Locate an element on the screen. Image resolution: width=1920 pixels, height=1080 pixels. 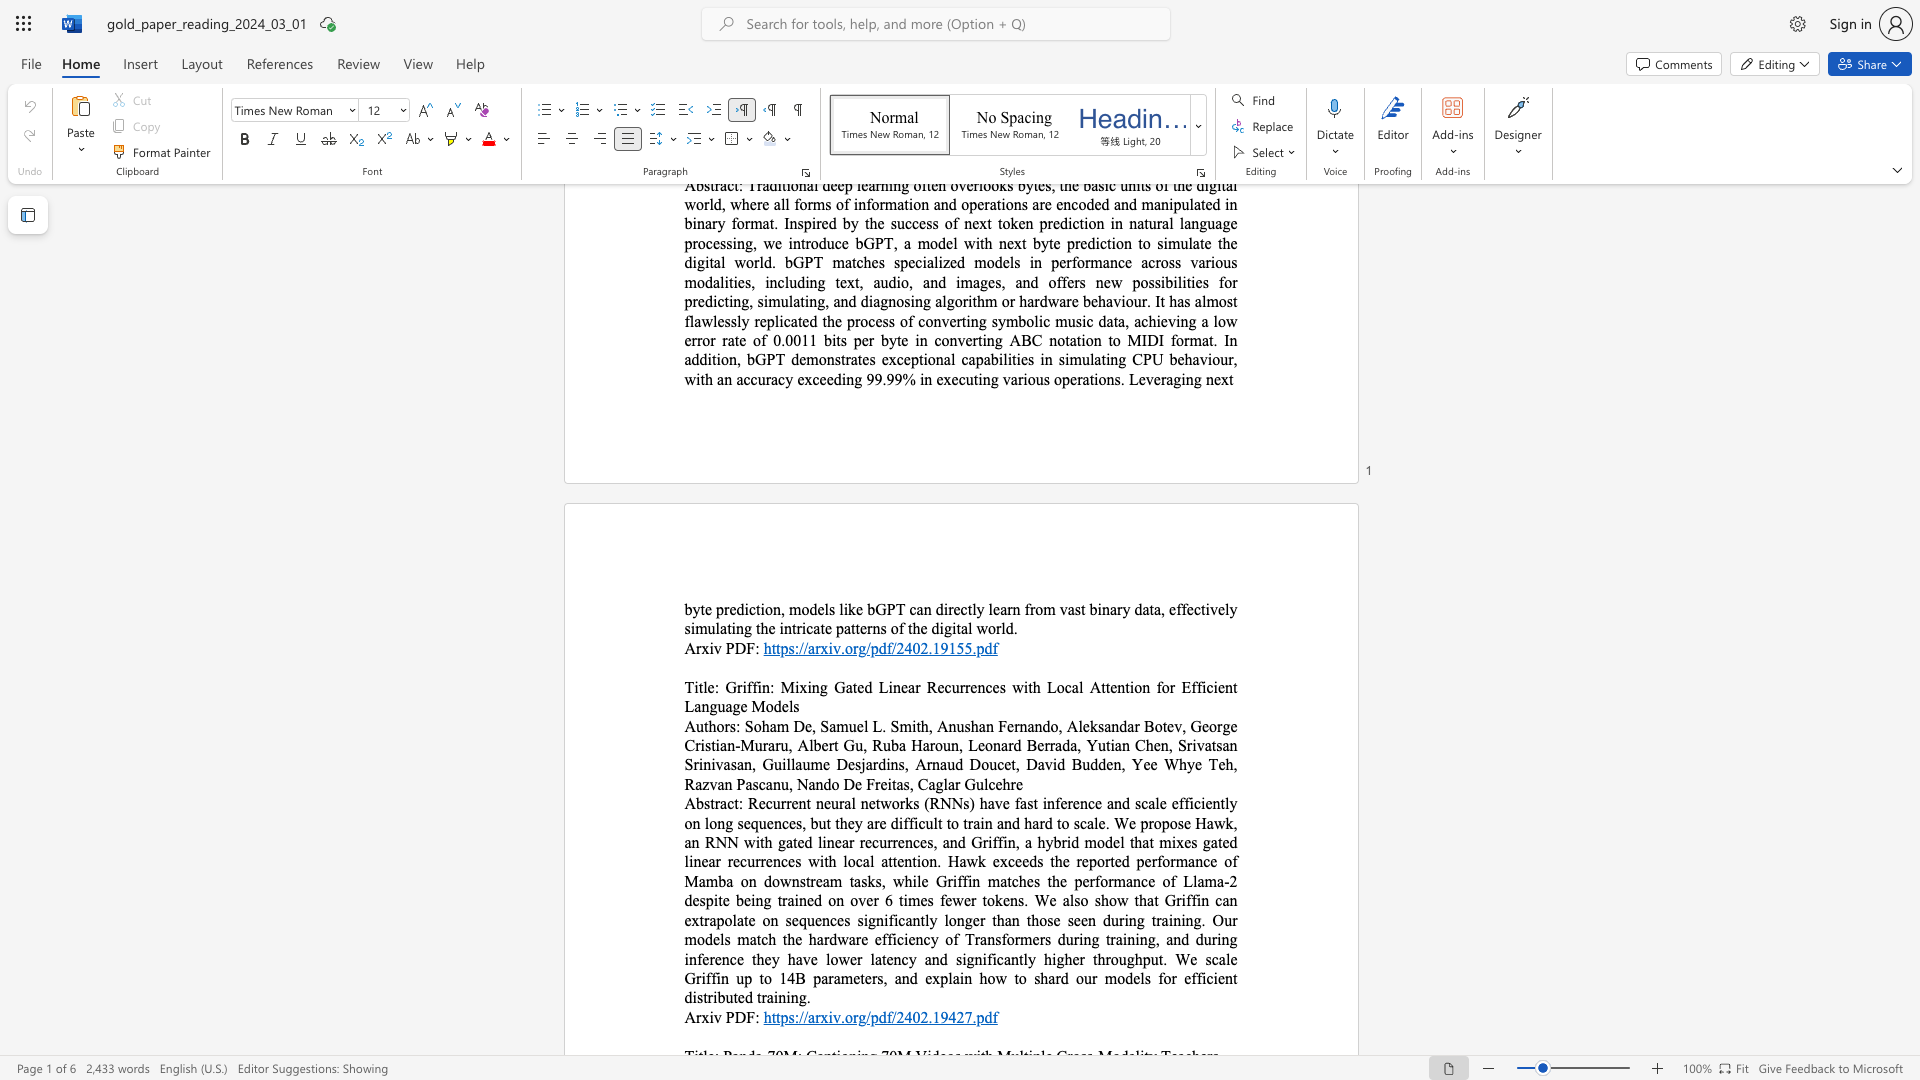
the subset text ".pd" within the text "https://arxiv.org/pdf/2402.19427.pdf" is located at coordinates (972, 1017).